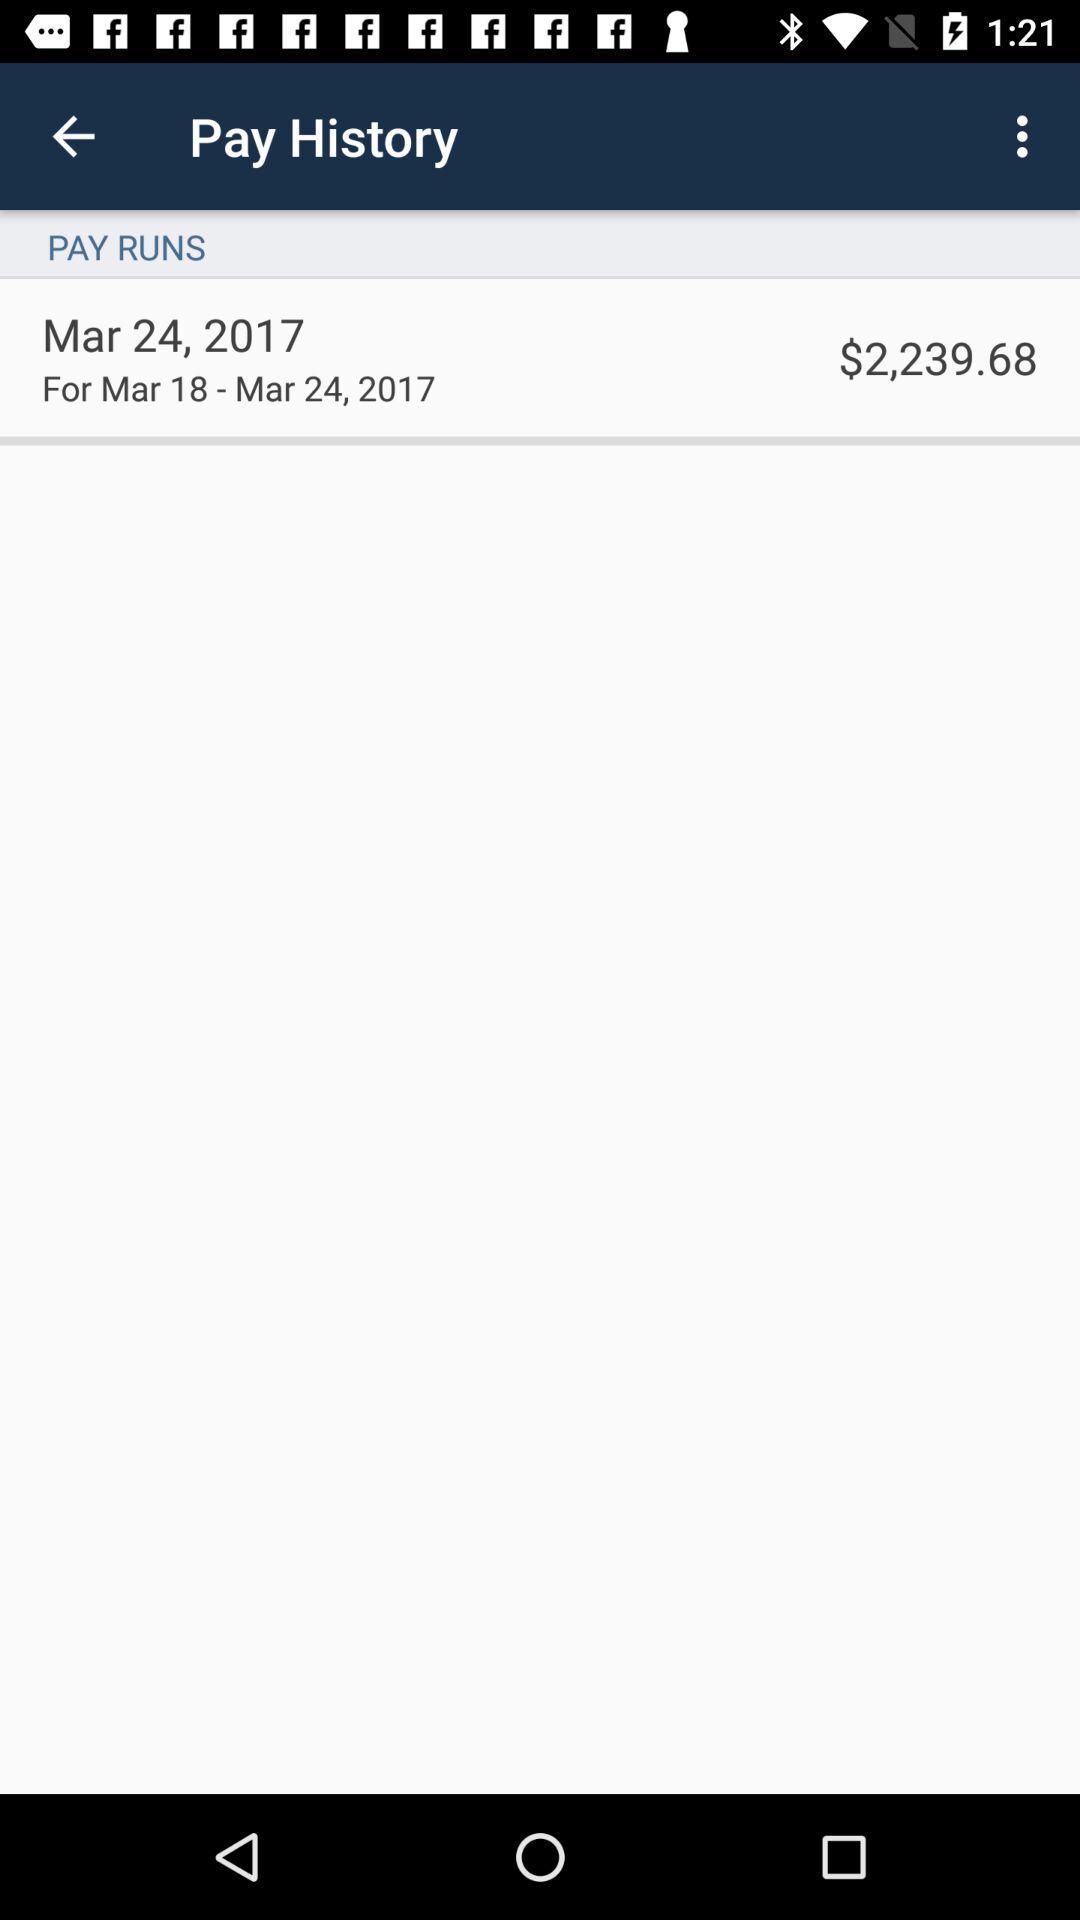 The height and width of the screenshot is (1920, 1080). What do you see at coordinates (938, 357) in the screenshot?
I see `$2,239.68` at bounding box center [938, 357].